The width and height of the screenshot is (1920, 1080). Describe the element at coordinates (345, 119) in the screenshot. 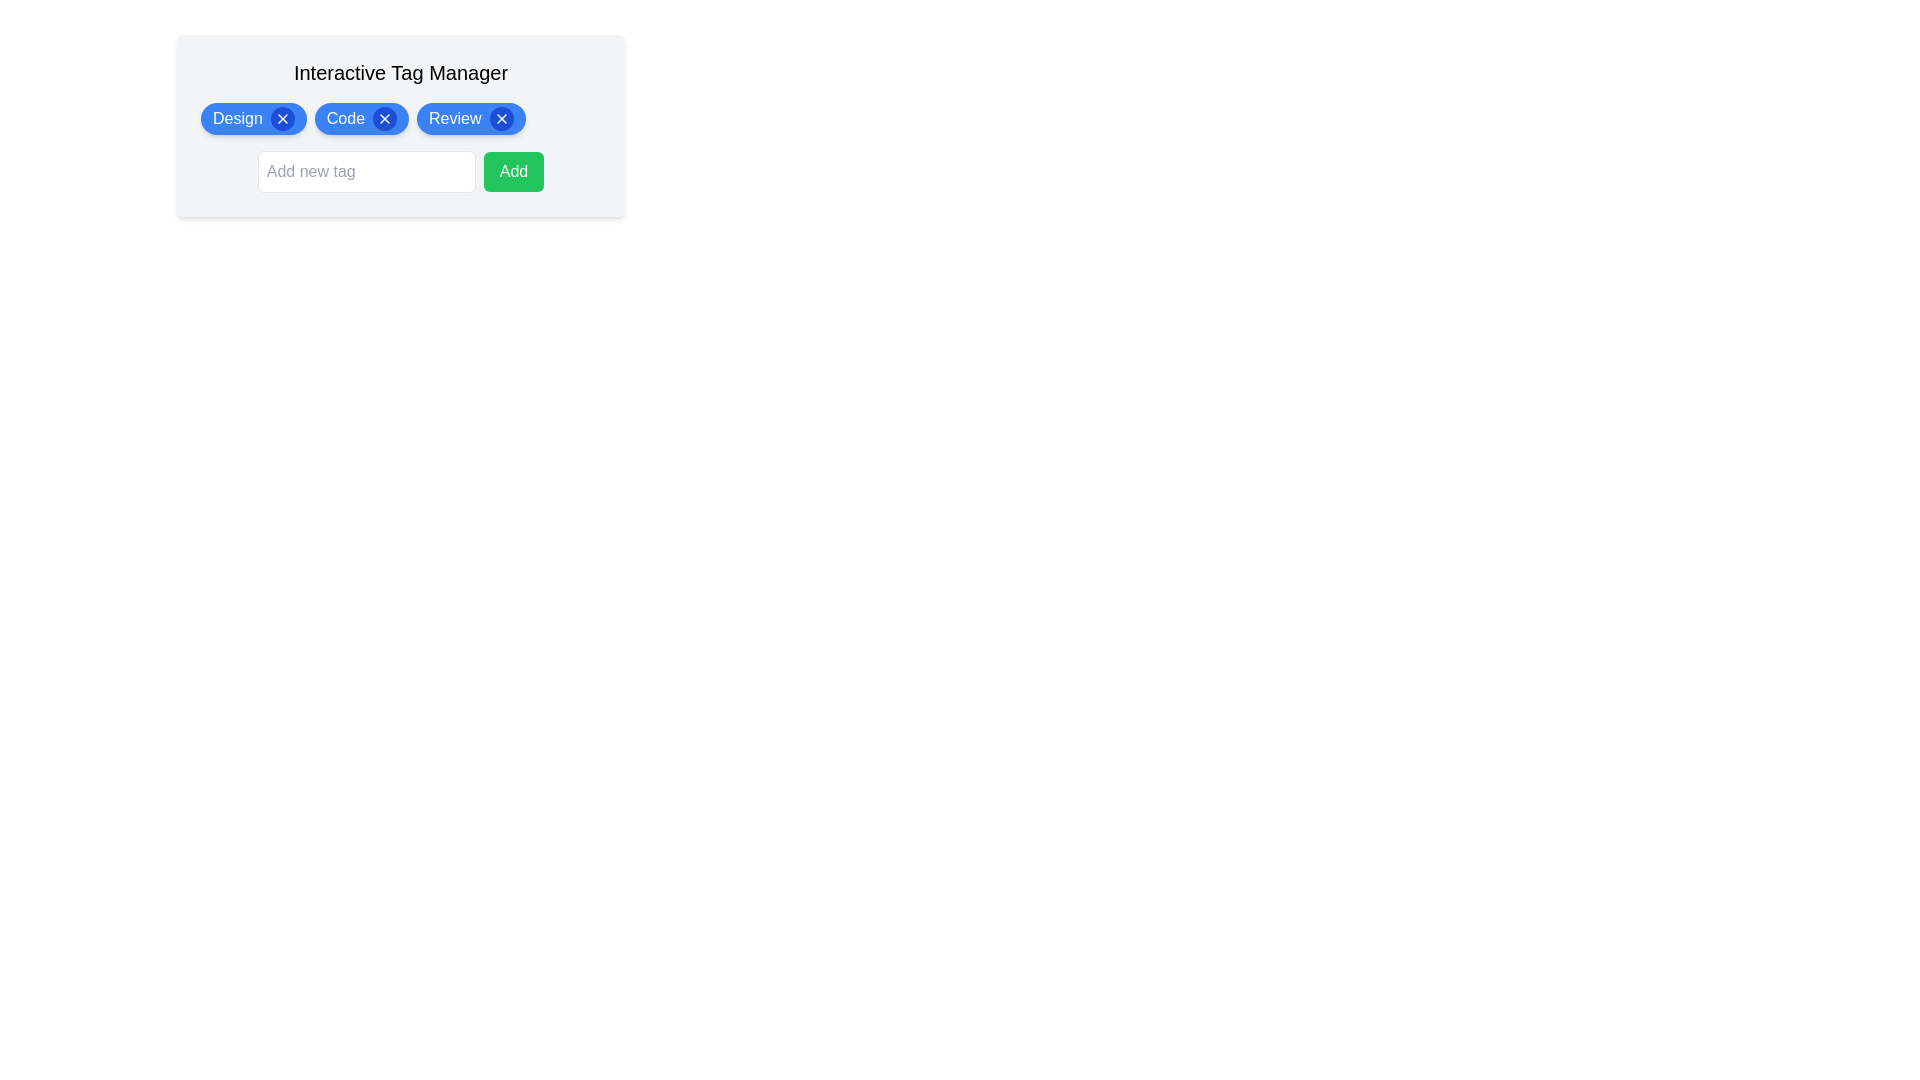

I see `the 'Code' label, which is styled in white text on a blue circular rectangle background` at that location.